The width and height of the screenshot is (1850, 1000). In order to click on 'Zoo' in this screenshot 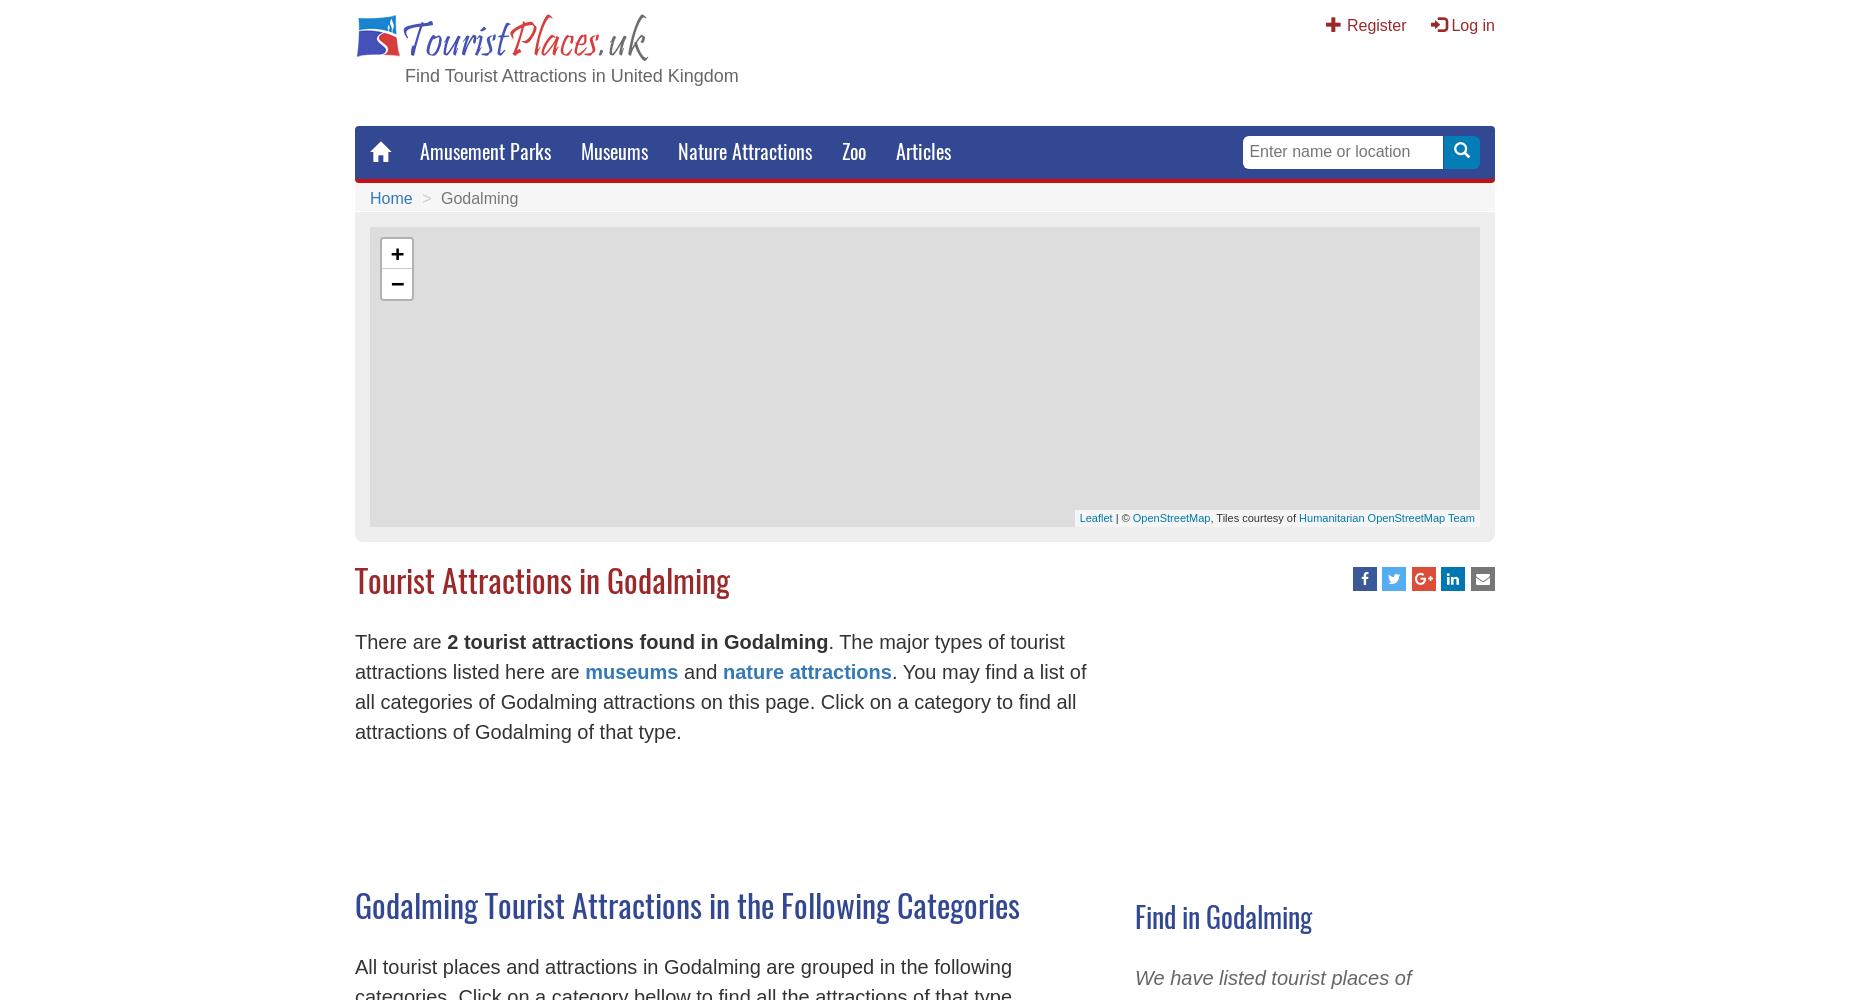, I will do `click(853, 151)`.